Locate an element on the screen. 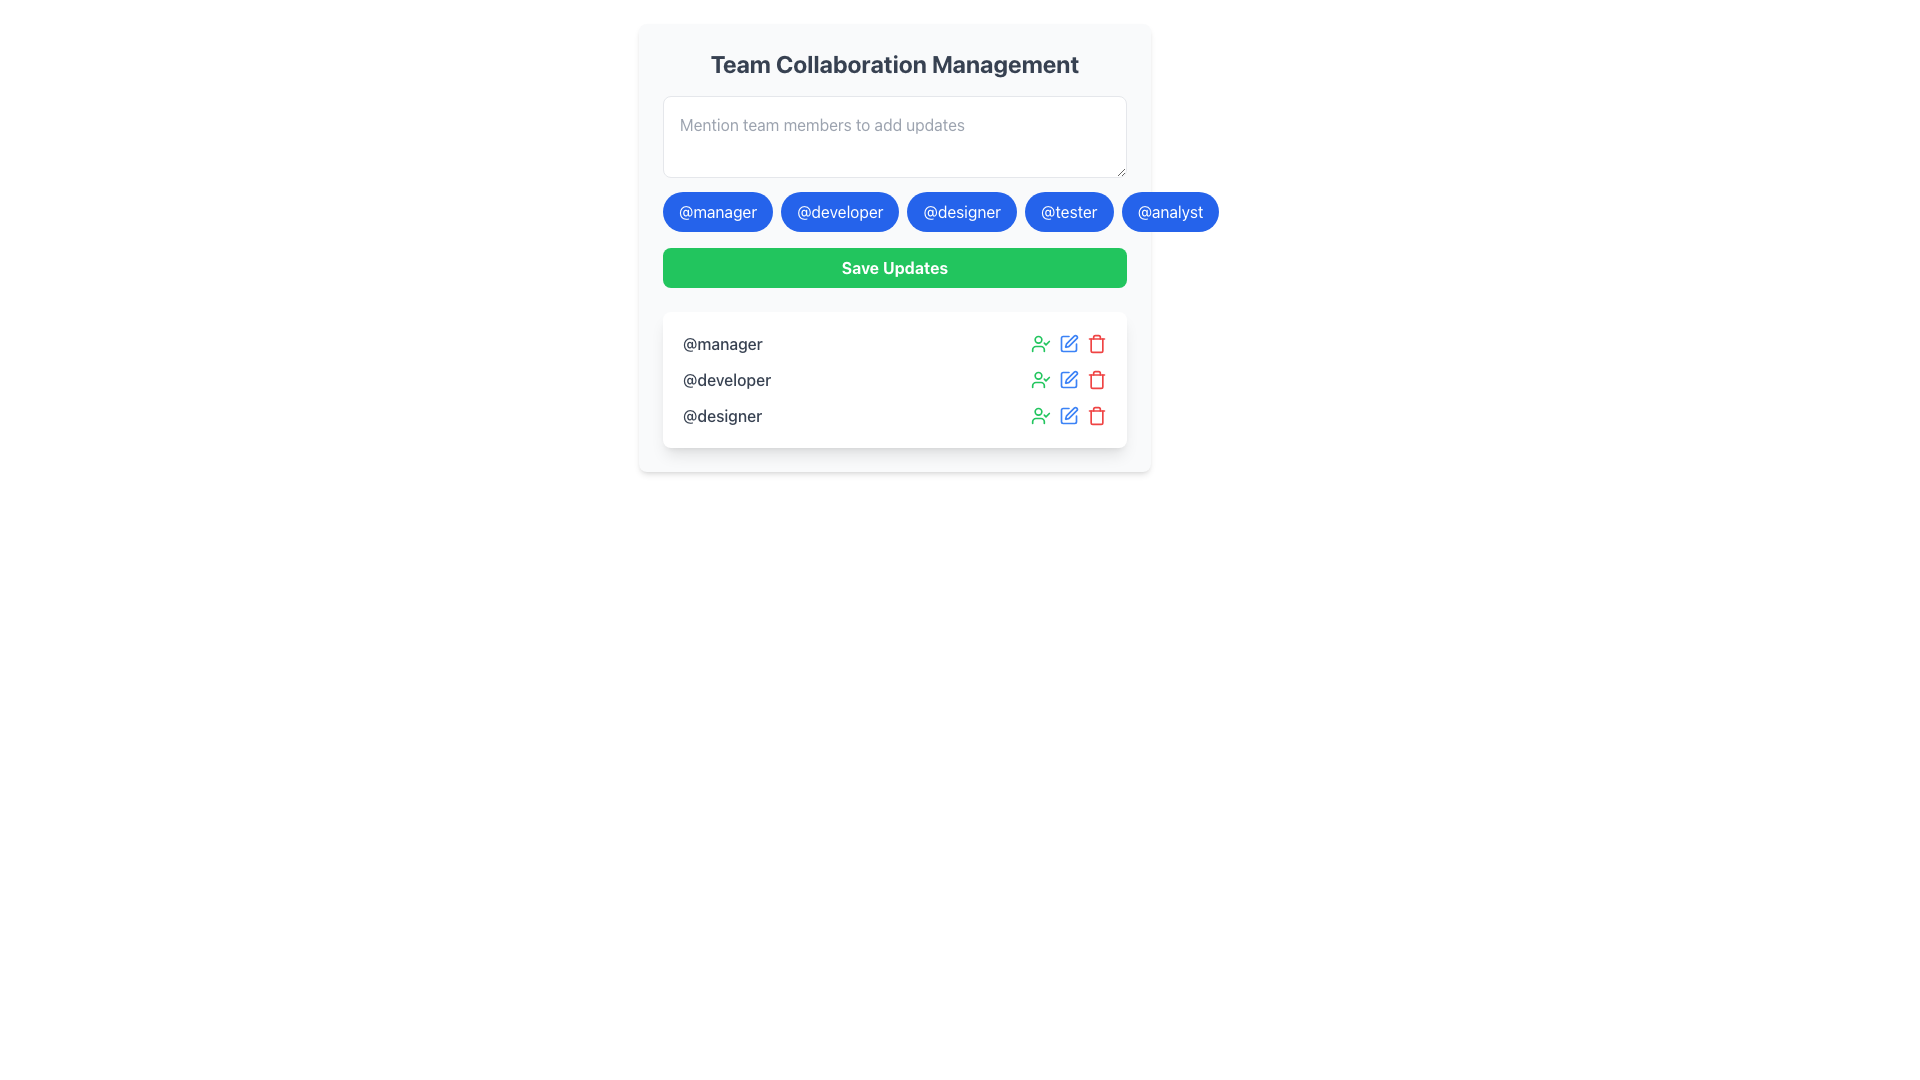 The height and width of the screenshot is (1080, 1920). the icon button (blue pen) positioned second in the horizontal stack of icons next to the @developer label is located at coordinates (1068, 380).